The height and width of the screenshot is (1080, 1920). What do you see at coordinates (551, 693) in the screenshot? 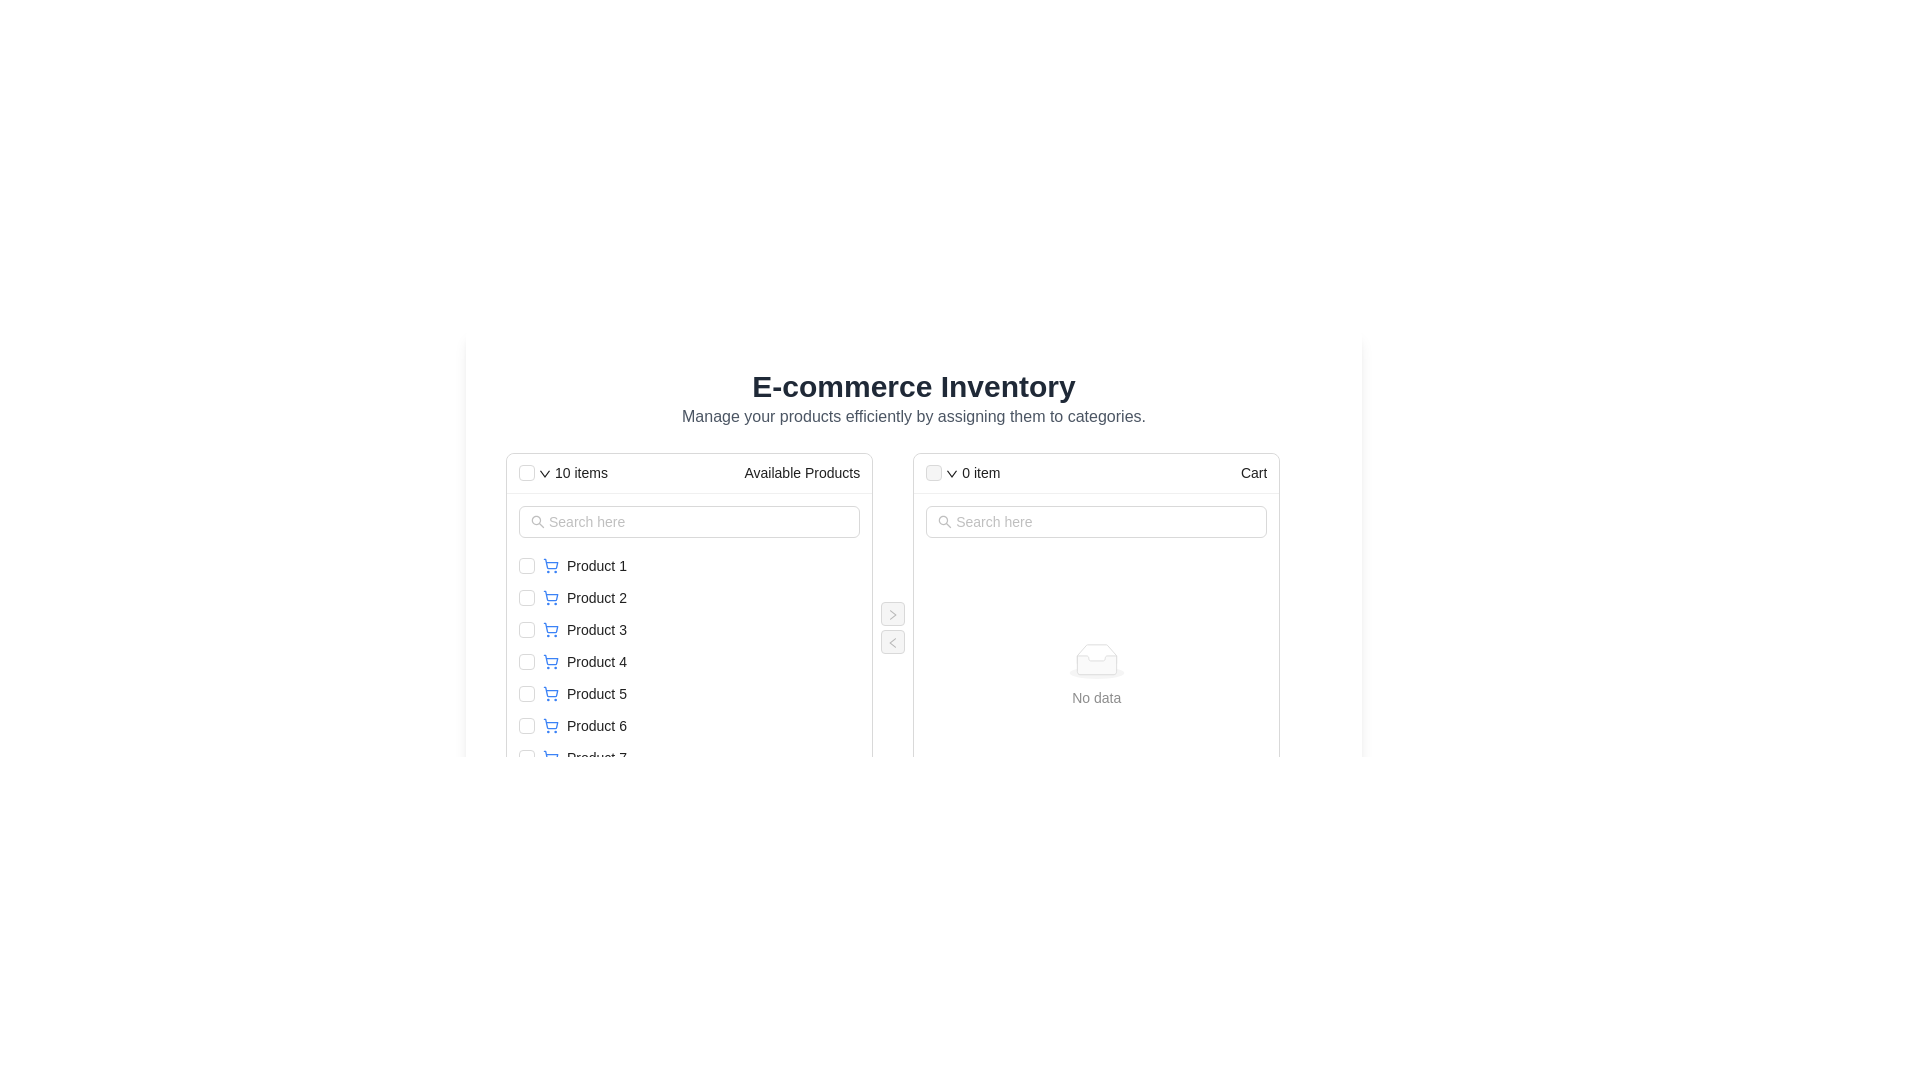
I see `shopping cart icon located to the left of the text 'Product 5' in the Available Products section, which is the fifth entry from the top` at bounding box center [551, 693].